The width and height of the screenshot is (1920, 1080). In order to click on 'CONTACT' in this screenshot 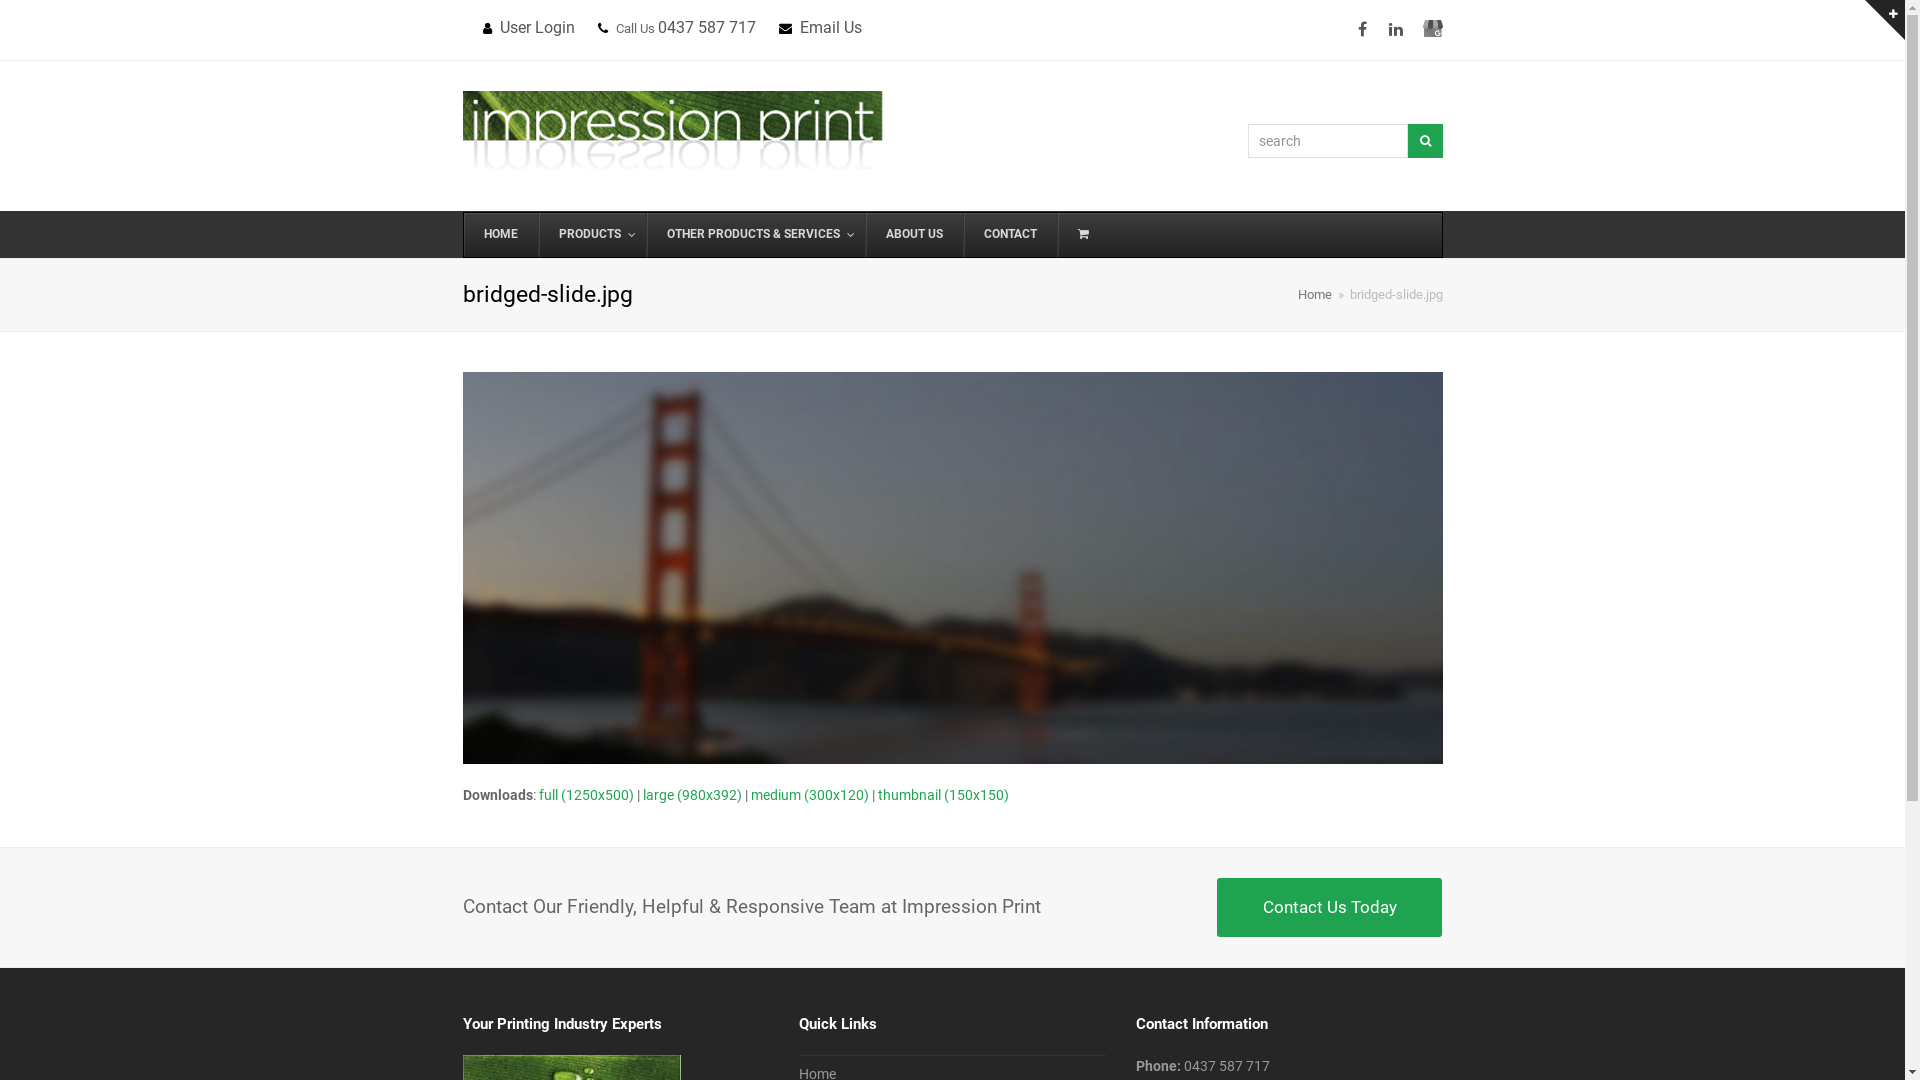, I will do `click(1008, 234)`.